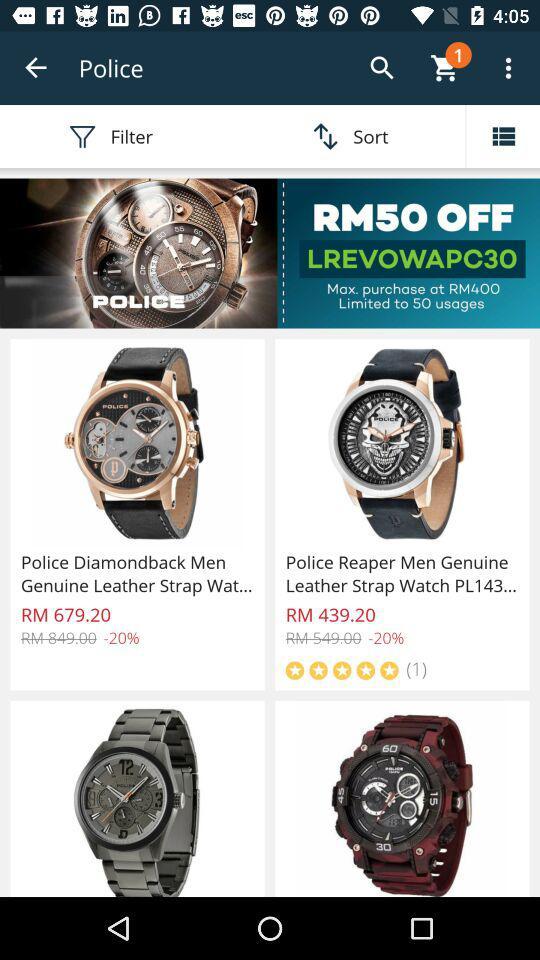 This screenshot has width=540, height=960. I want to click on the button on the top right corner of the web page, so click(508, 68).